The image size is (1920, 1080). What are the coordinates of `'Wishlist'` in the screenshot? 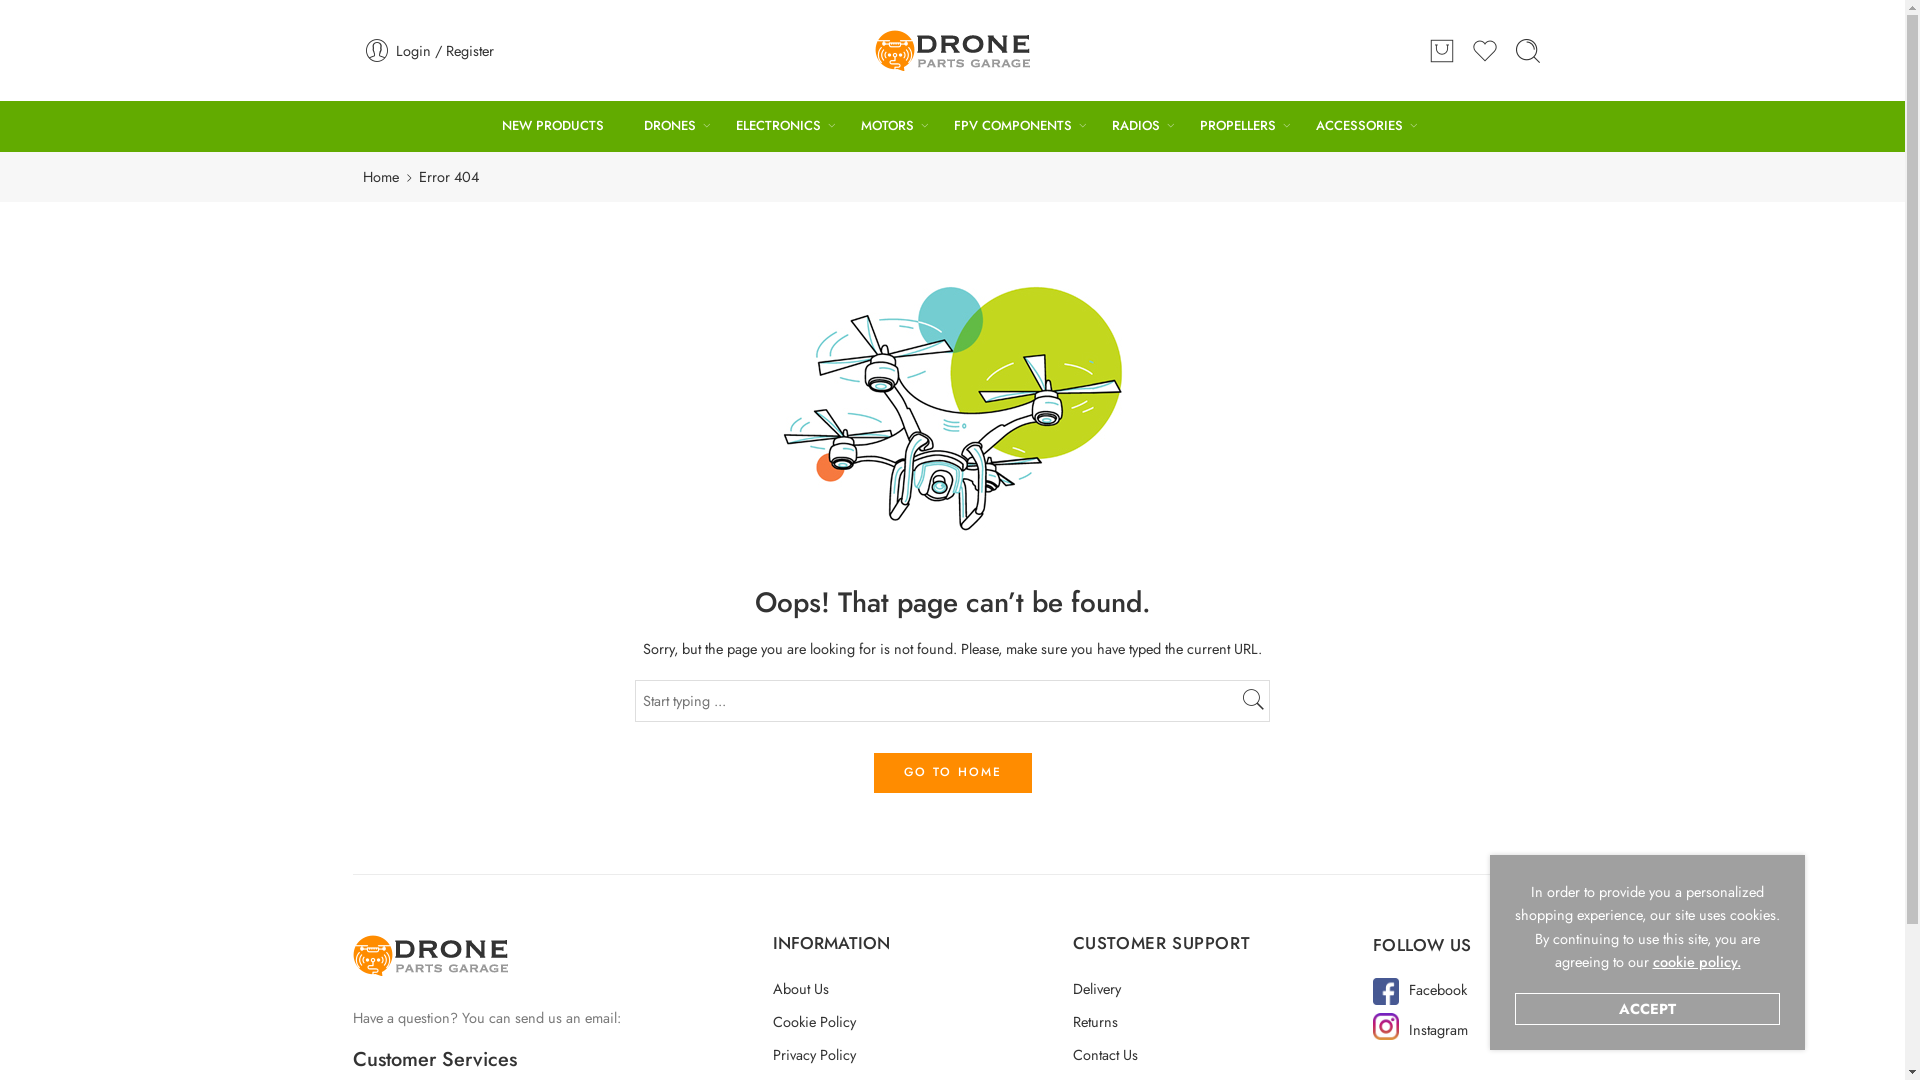 It's located at (1484, 49).